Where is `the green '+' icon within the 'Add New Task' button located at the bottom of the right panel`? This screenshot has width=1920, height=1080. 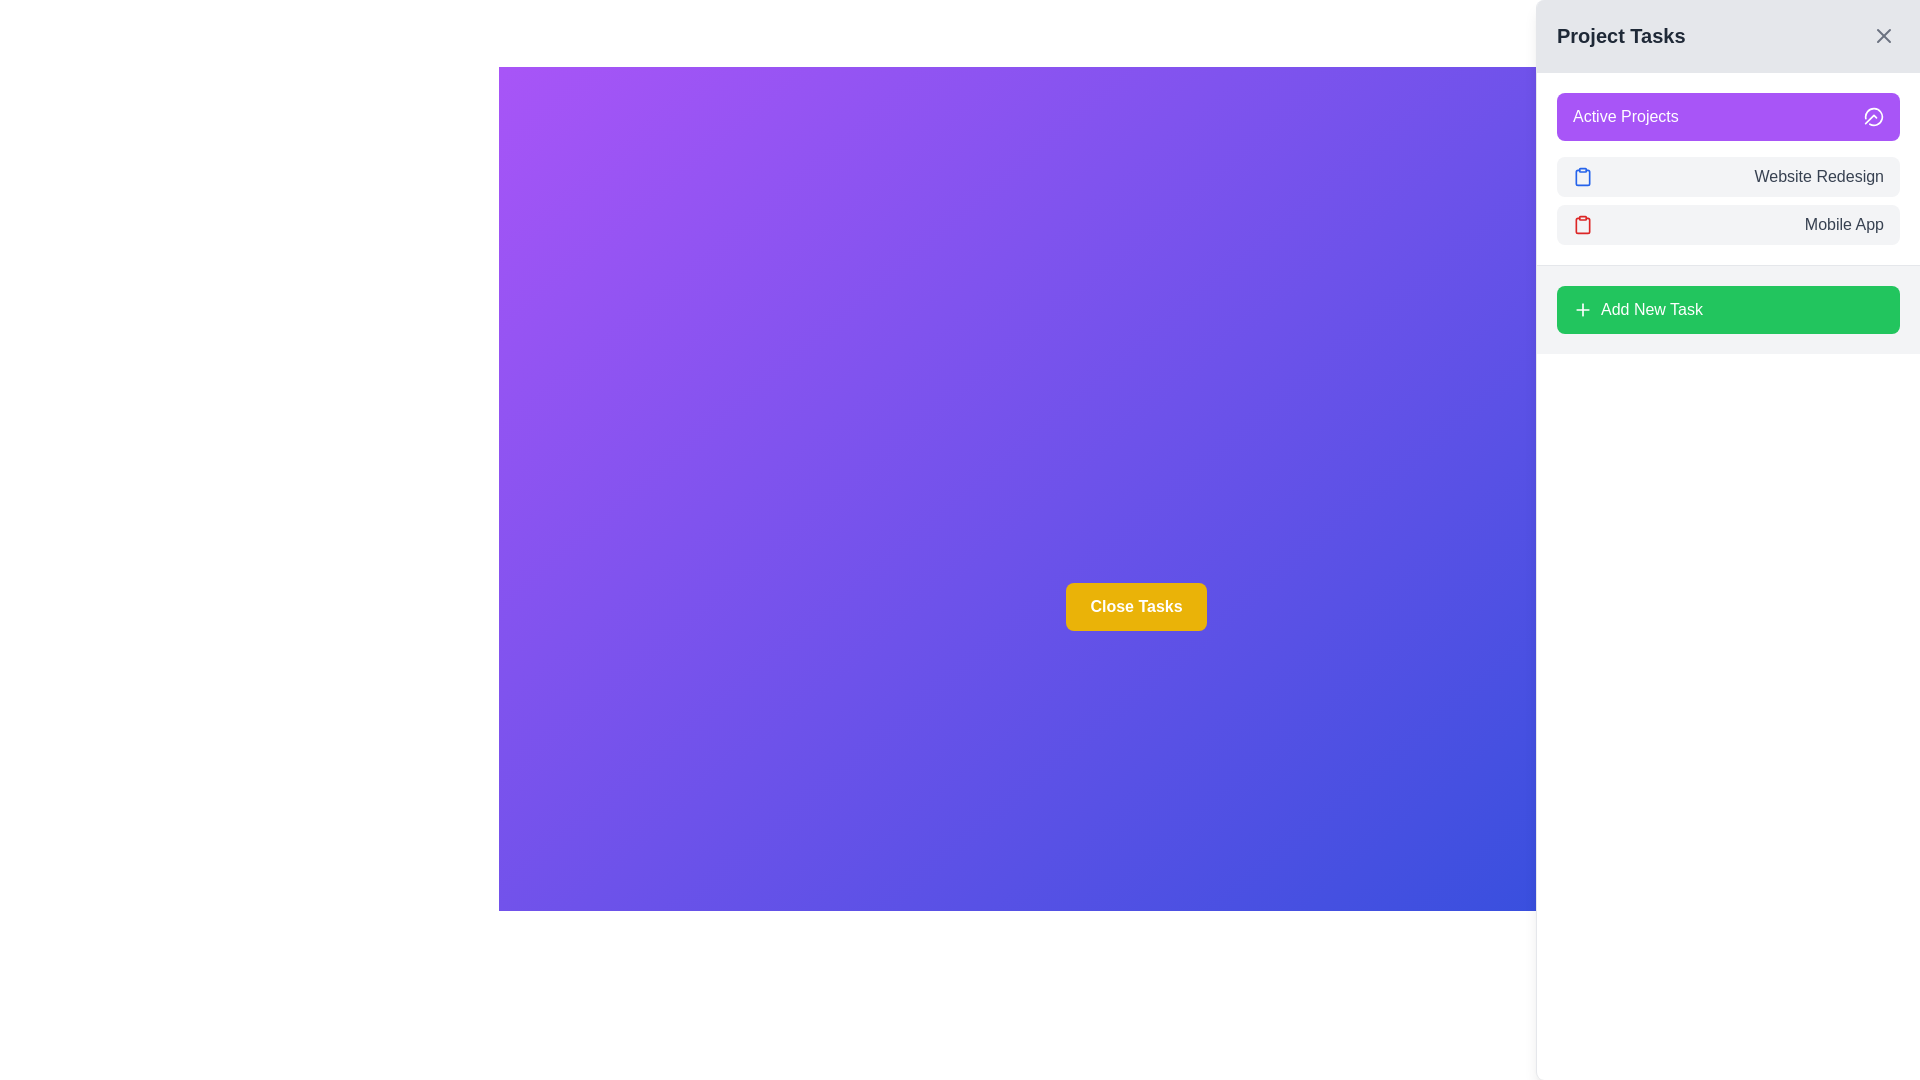
the green '+' icon within the 'Add New Task' button located at the bottom of the right panel is located at coordinates (1582, 309).